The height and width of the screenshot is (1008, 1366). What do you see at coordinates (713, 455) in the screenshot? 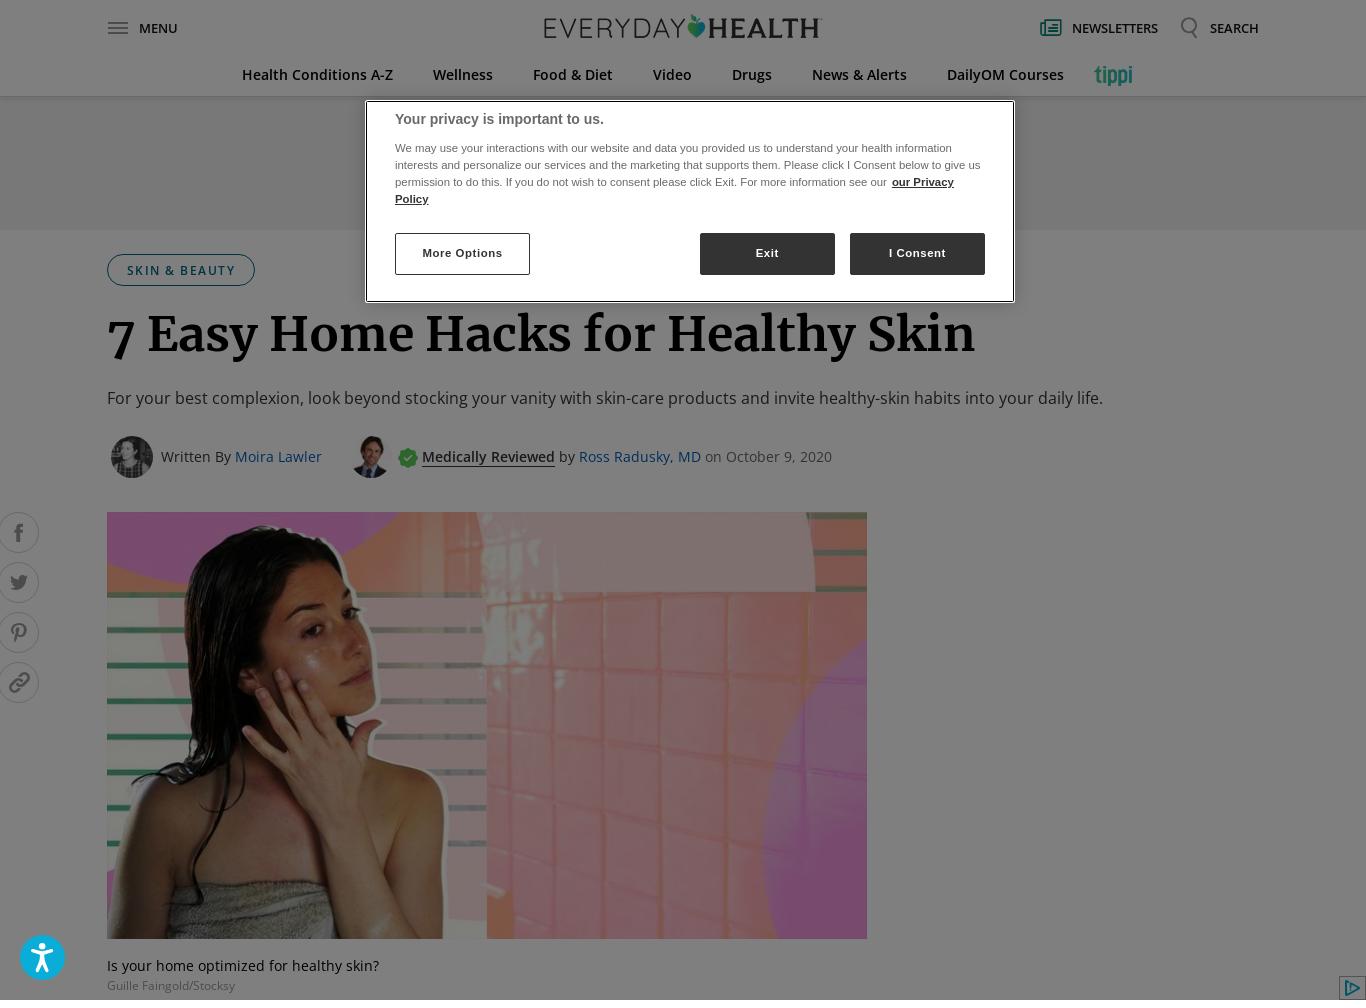
I see `'on'` at bounding box center [713, 455].